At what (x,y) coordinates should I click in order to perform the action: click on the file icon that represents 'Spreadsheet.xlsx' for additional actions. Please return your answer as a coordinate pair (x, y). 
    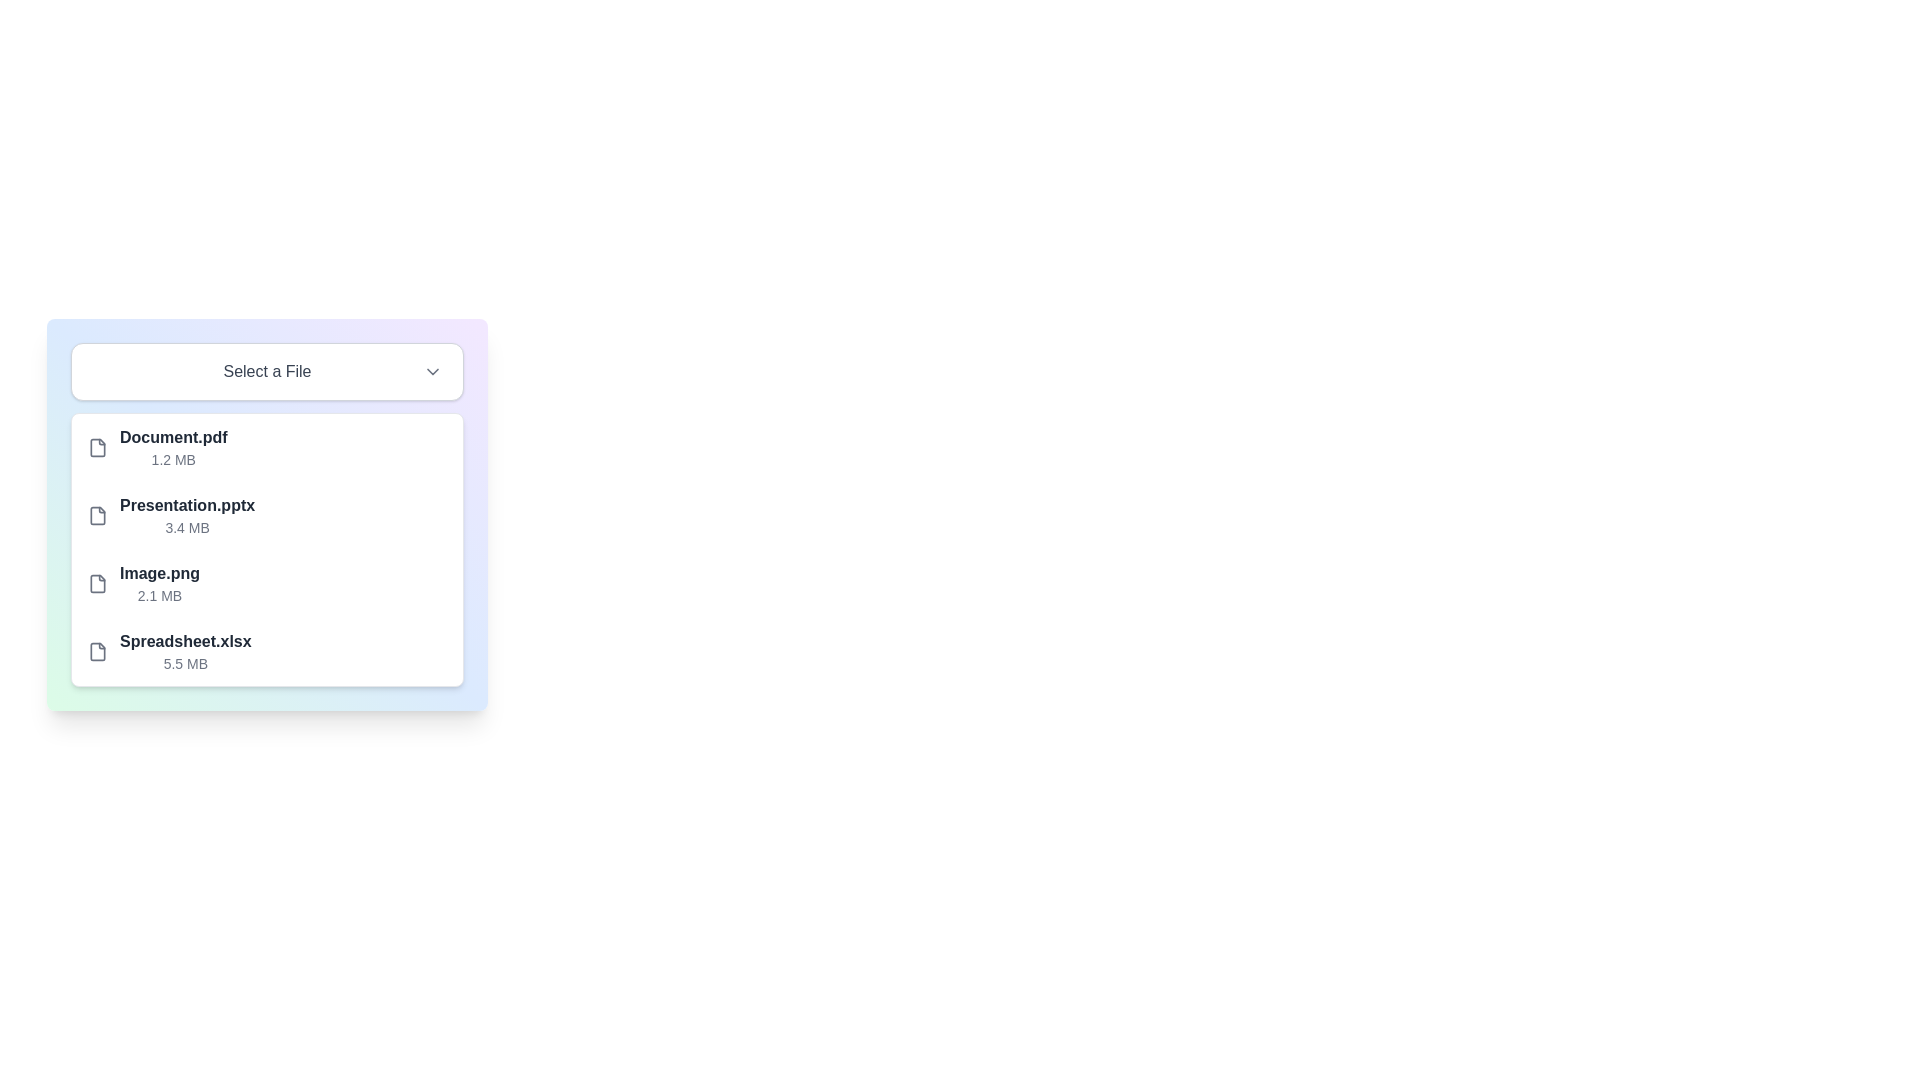
    Looking at the image, I should click on (96, 651).